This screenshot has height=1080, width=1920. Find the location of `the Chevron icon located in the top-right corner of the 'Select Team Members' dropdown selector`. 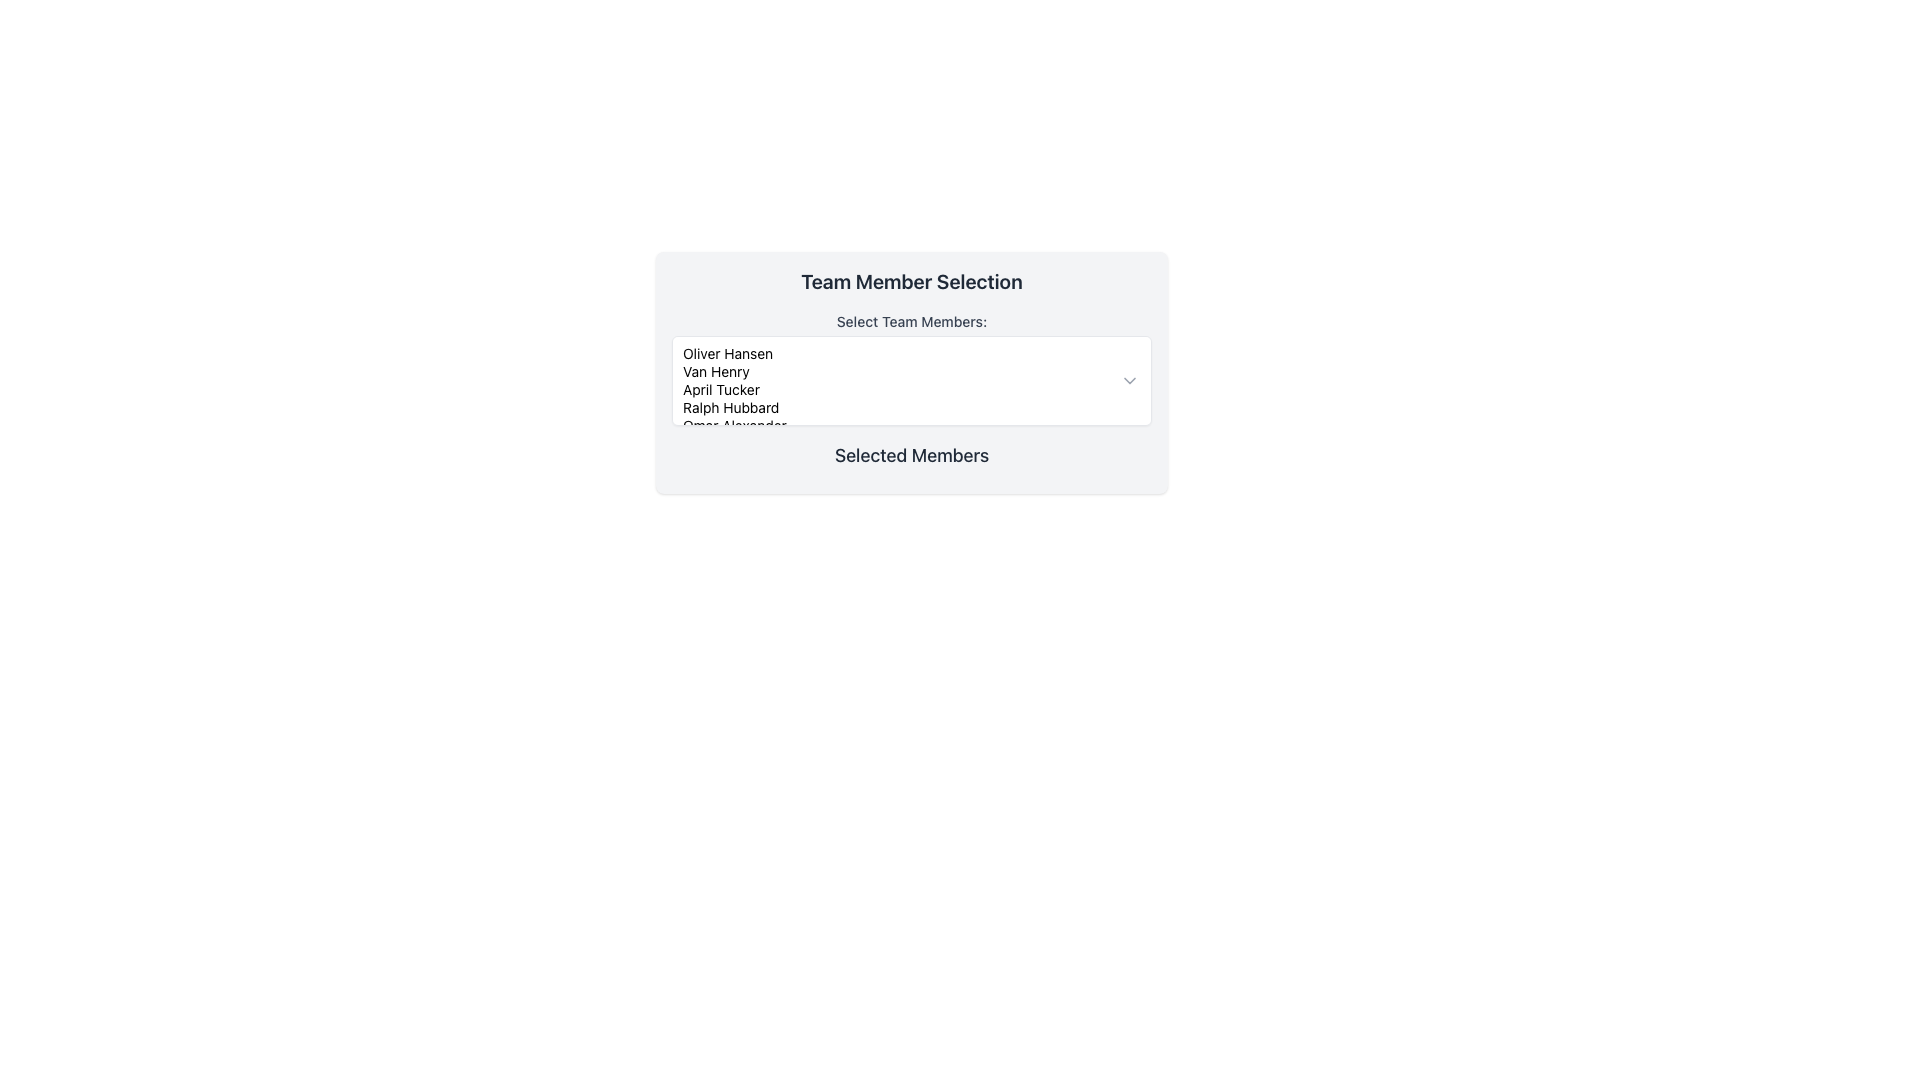

the Chevron icon located in the top-right corner of the 'Select Team Members' dropdown selector is located at coordinates (1129, 381).